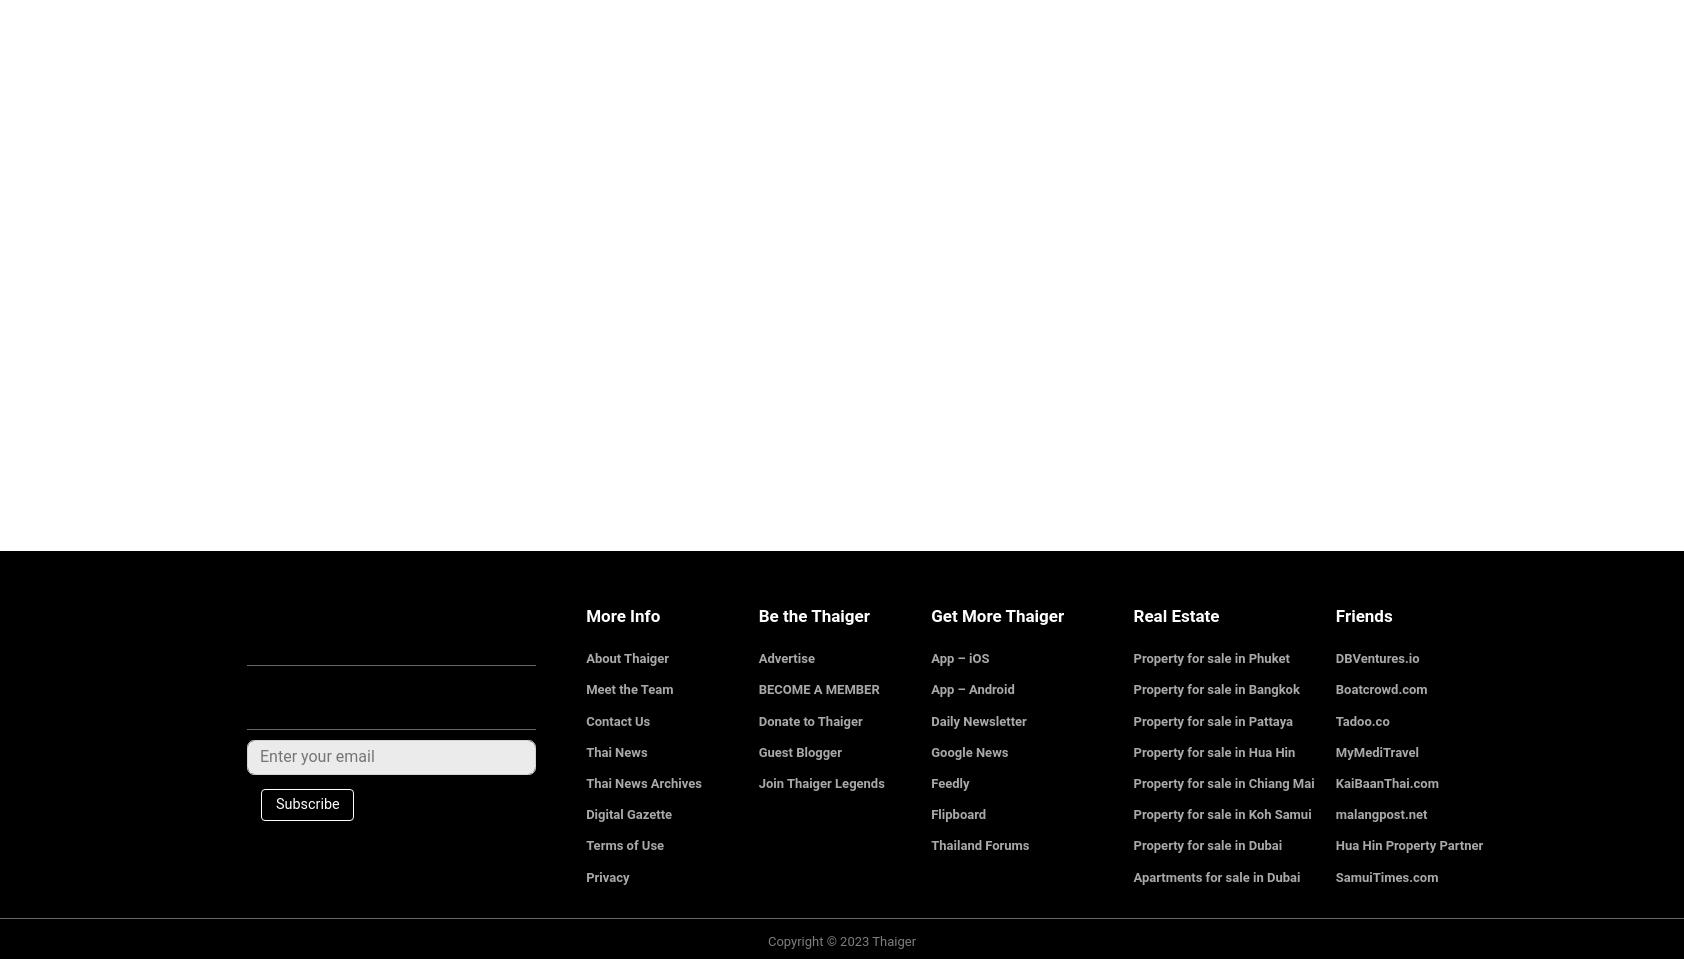 This screenshot has height=959, width=1684. I want to click on 'Be the Thaiger', so click(813, 614).